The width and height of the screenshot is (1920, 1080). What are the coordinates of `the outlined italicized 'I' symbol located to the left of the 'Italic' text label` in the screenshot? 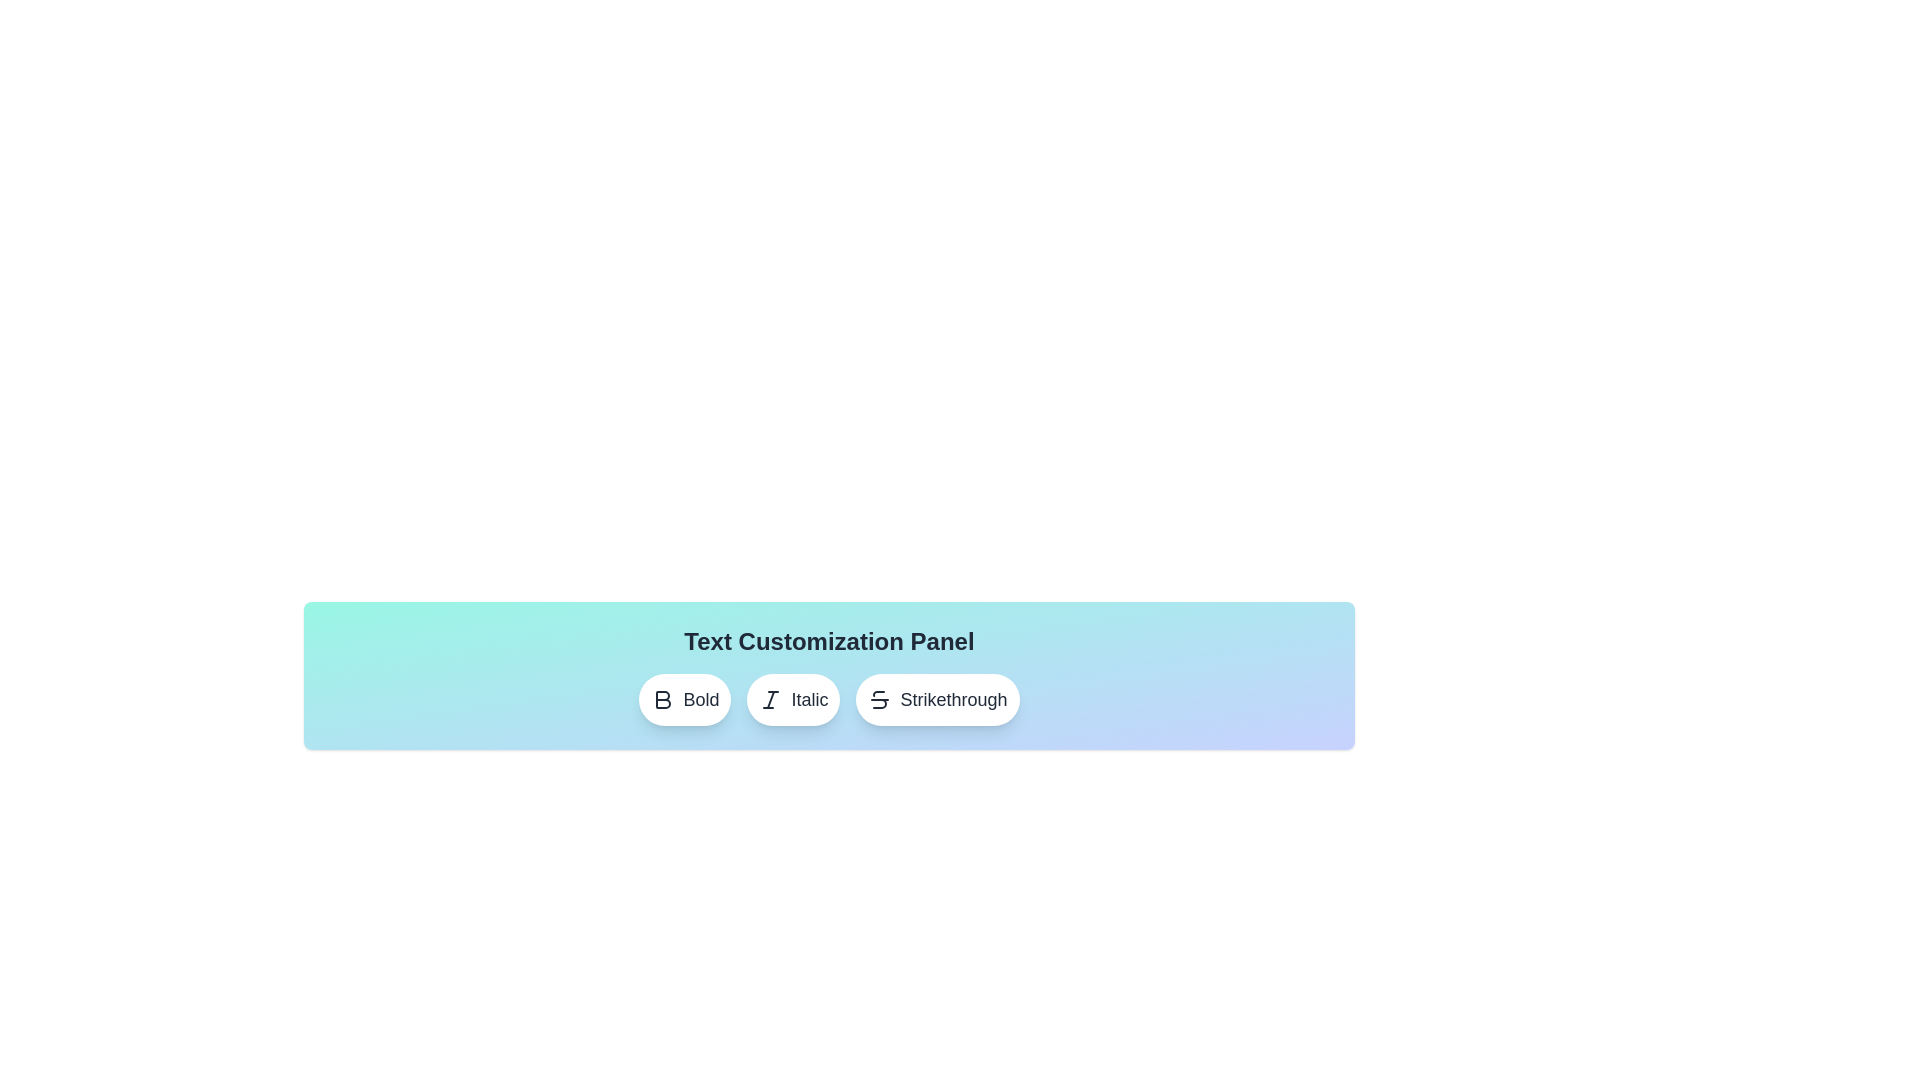 It's located at (770, 698).